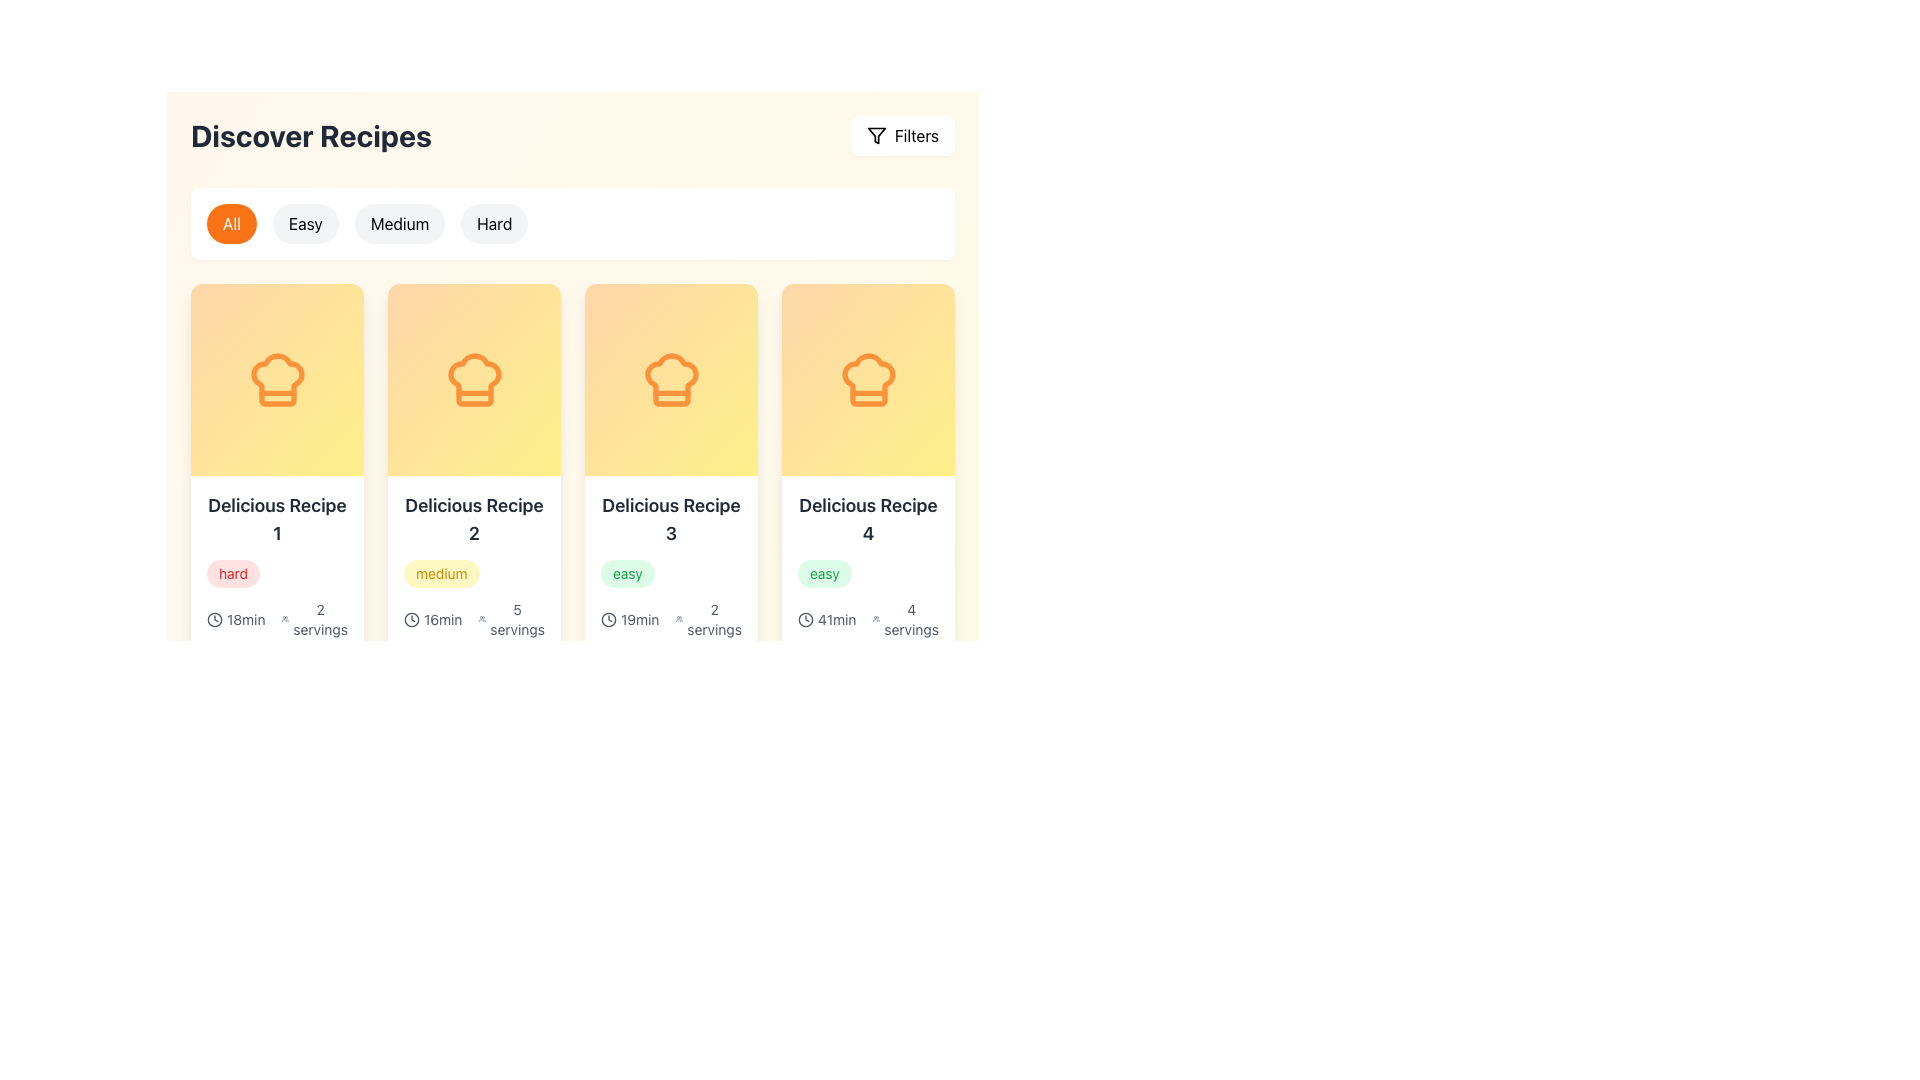 The height and width of the screenshot is (1080, 1920). I want to click on the Informational Grid of 'Delicious Recipe 3', so click(671, 644).